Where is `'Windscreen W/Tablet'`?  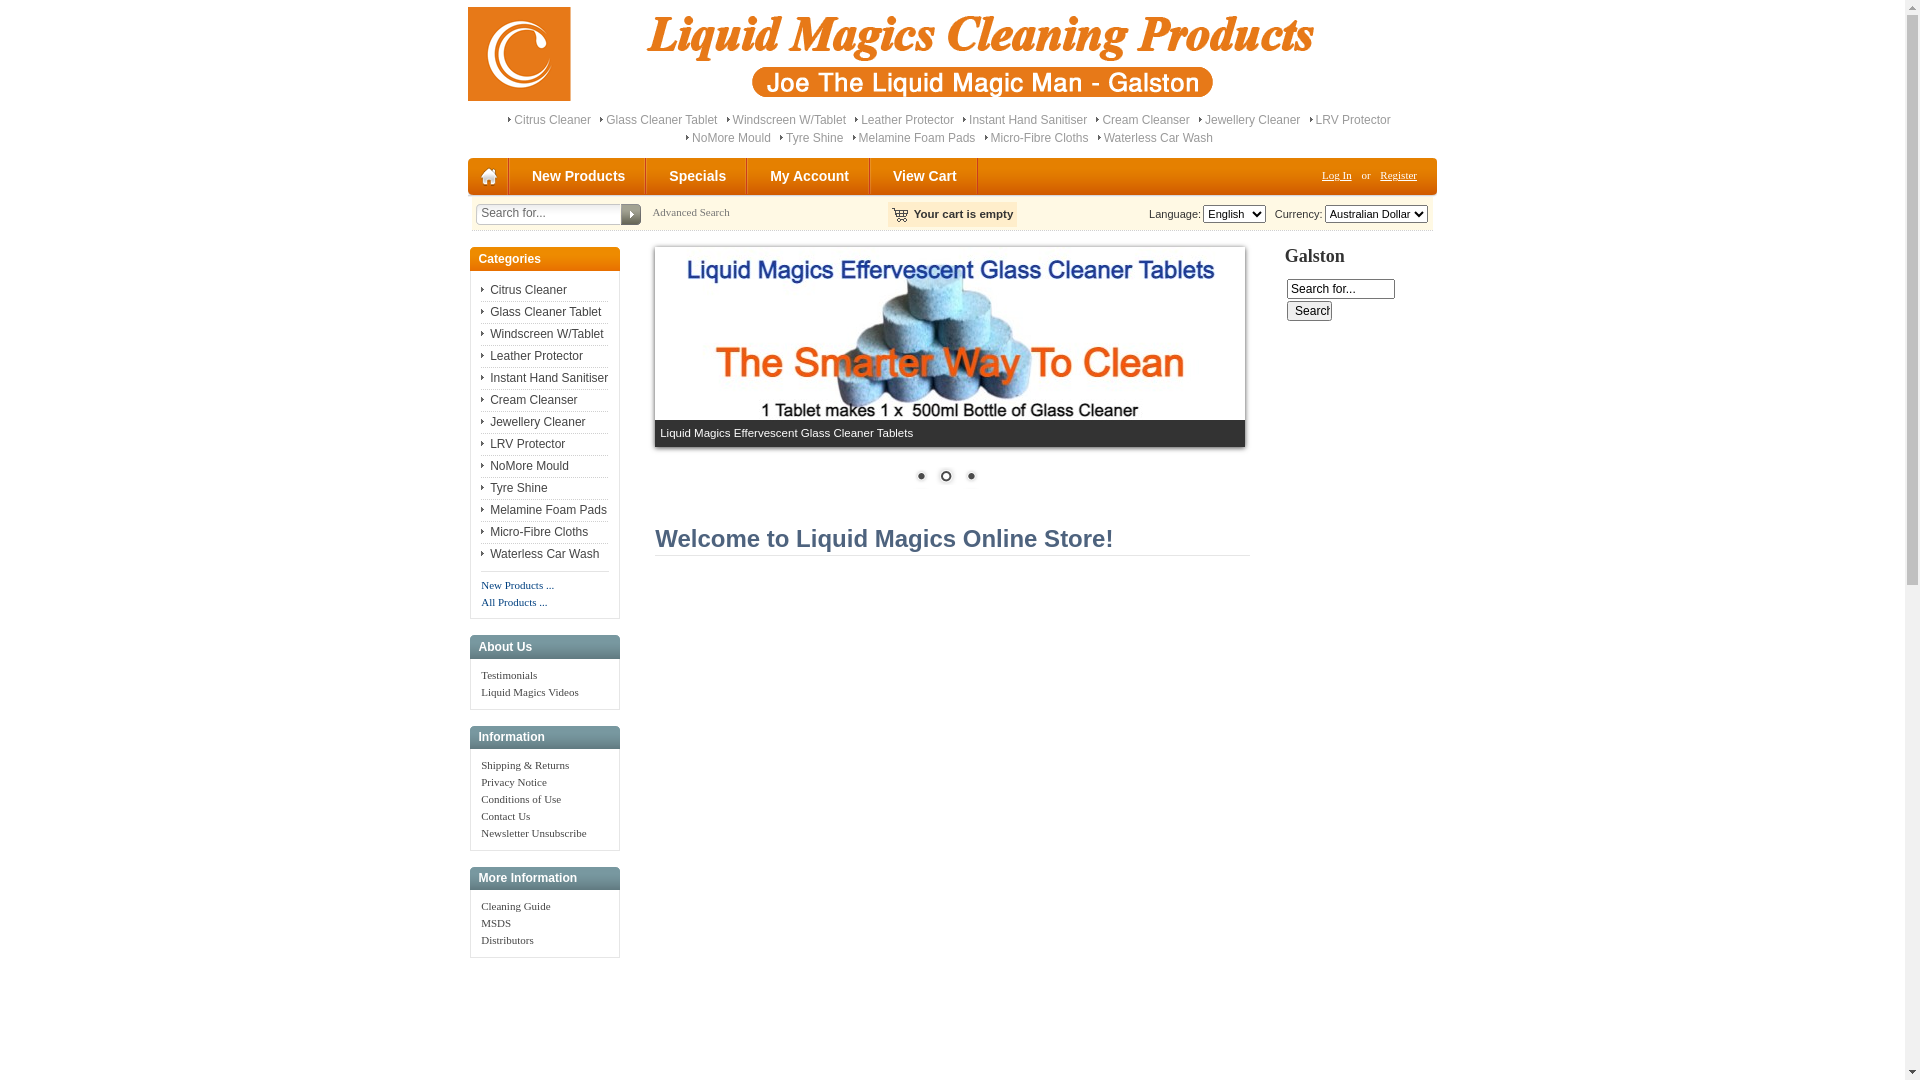
'Windscreen W/Tablet' is located at coordinates (542, 333).